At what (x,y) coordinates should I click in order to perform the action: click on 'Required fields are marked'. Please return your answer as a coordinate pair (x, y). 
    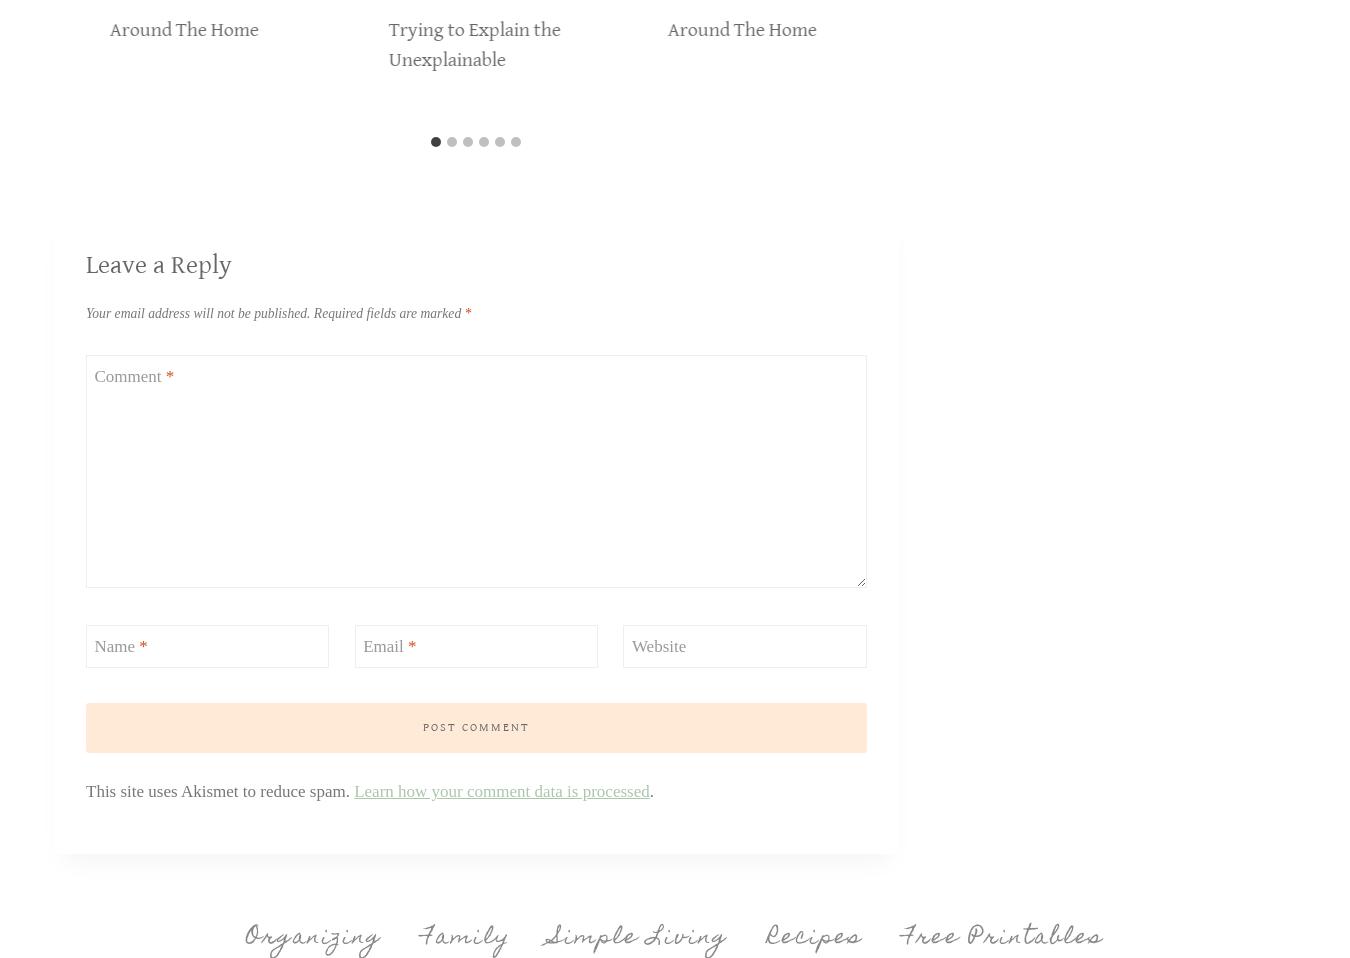
    Looking at the image, I should click on (388, 312).